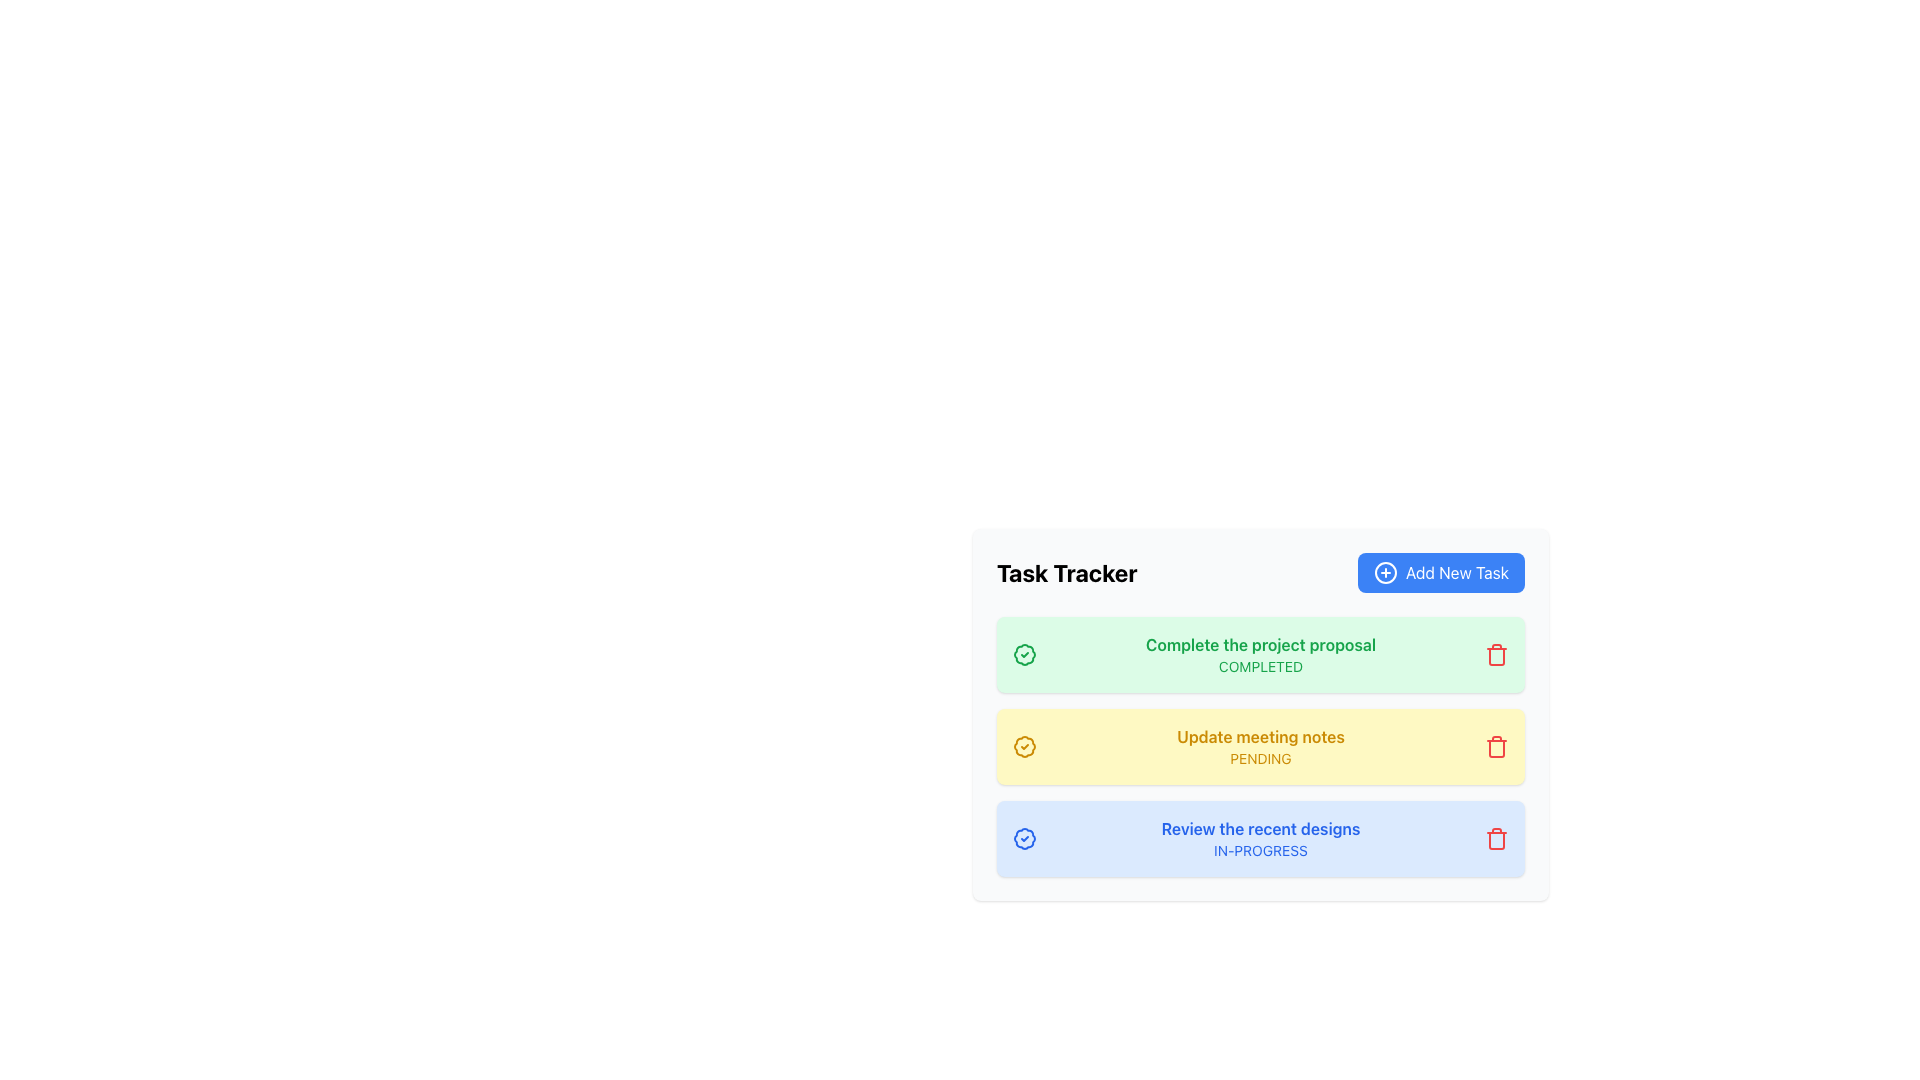 Image resolution: width=1920 pixels, height=1080 pixels. What do you see at coordinates (1260, 759) in the screenshot?
I see `the text label displaying 'PENDING' in uppercase, located within the second task card labeled 'Update meeting notes'` at bounding box center [1260, 759].